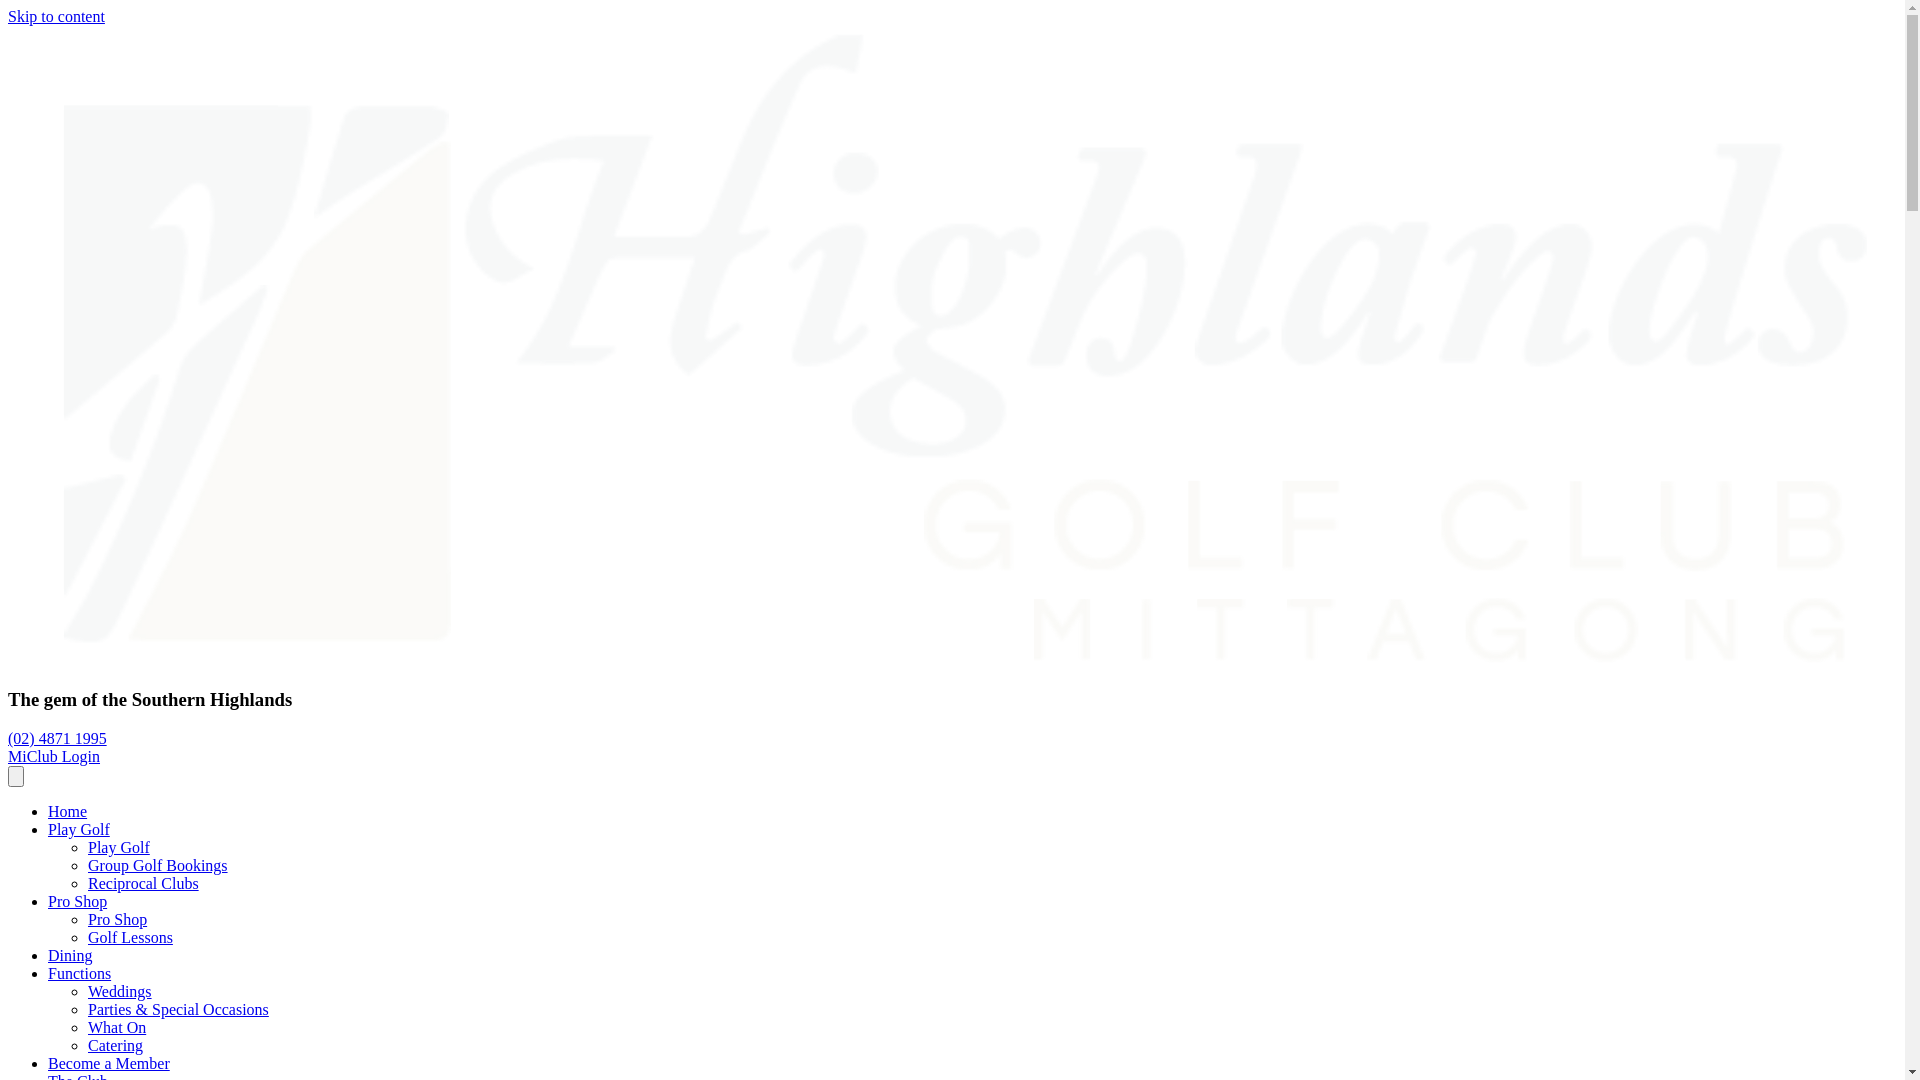 This screenshot has width=1920, height=1080. I want to click on 'Play Golf', so click(78, 829).